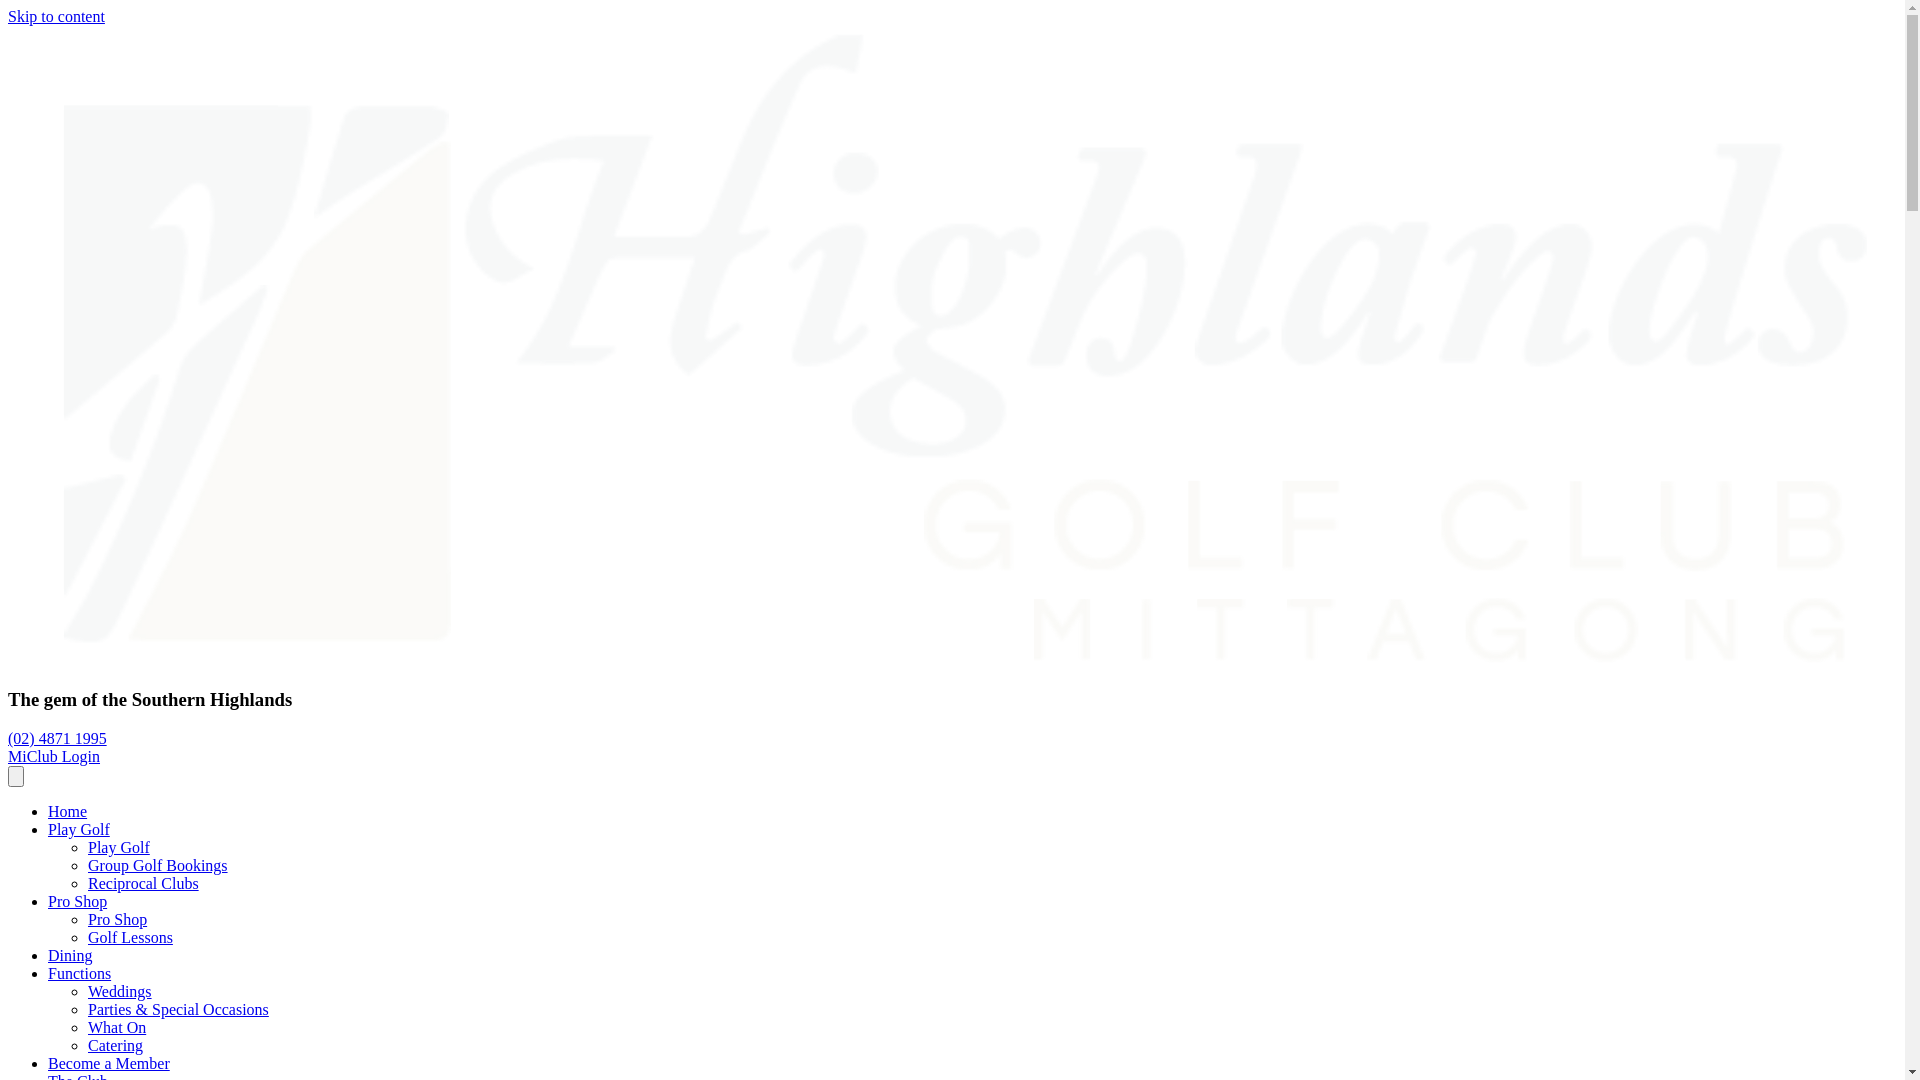 This screenshot has width=1920, height=1080. I want to click on 'Play Golf', so click(78, 829).